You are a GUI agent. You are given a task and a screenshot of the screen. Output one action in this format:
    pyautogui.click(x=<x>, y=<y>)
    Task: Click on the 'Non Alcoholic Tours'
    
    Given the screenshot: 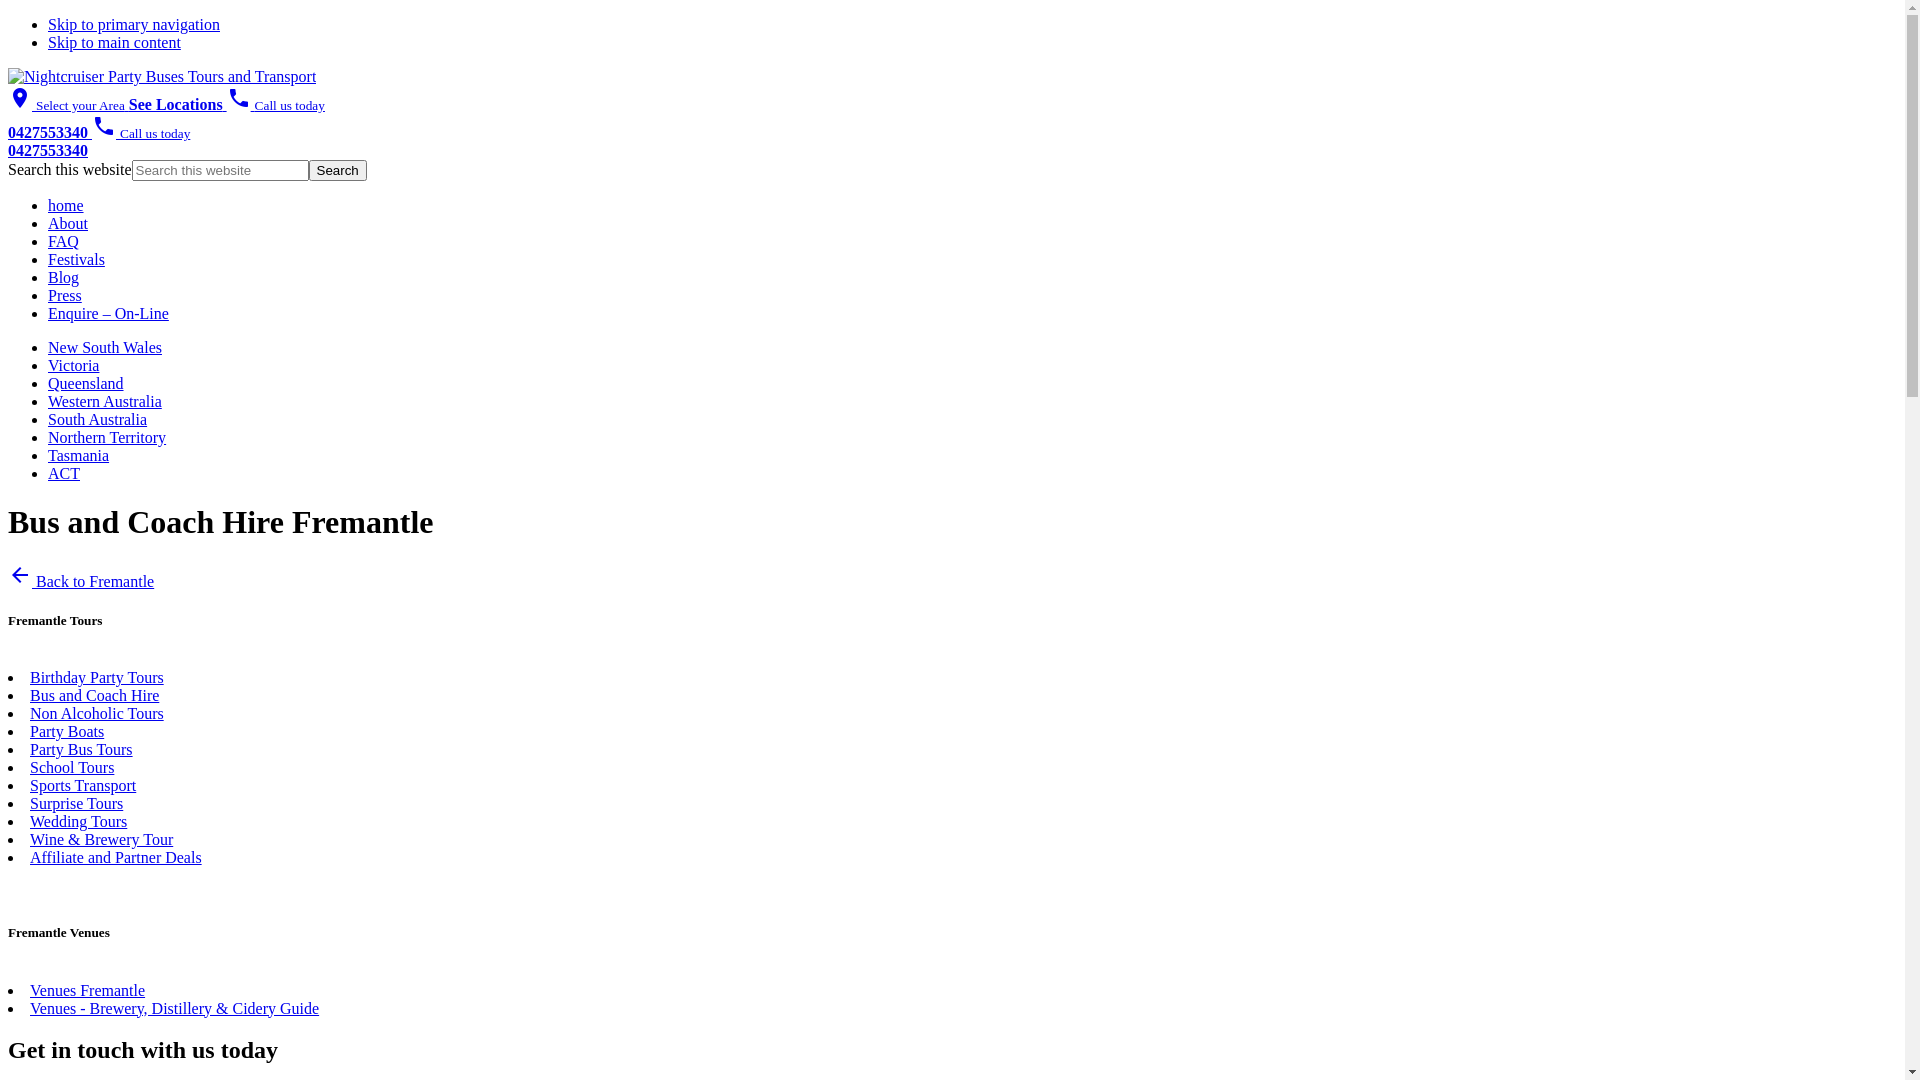 What is the action you would take?
    pyautogui.click(x=95, y=712)
    